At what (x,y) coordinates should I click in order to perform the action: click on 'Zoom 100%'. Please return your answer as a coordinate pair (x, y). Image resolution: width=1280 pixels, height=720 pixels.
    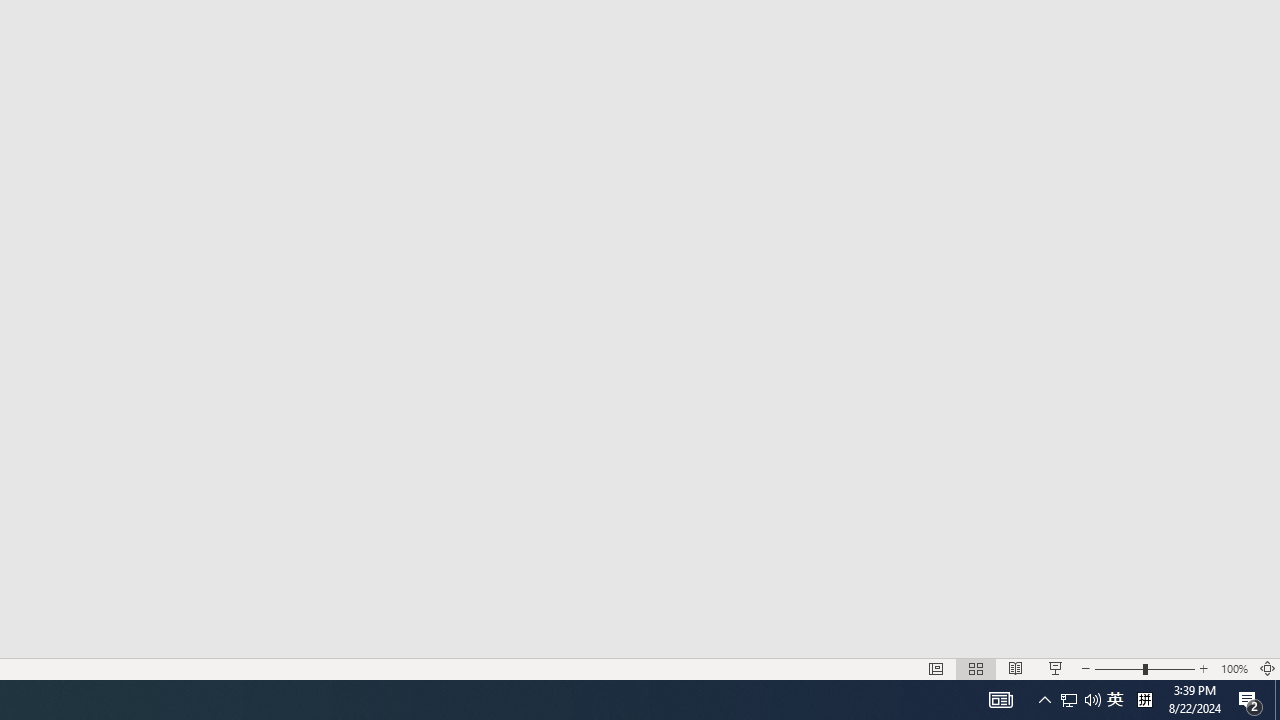
    Looking at the image, I should click on (1233, 669).